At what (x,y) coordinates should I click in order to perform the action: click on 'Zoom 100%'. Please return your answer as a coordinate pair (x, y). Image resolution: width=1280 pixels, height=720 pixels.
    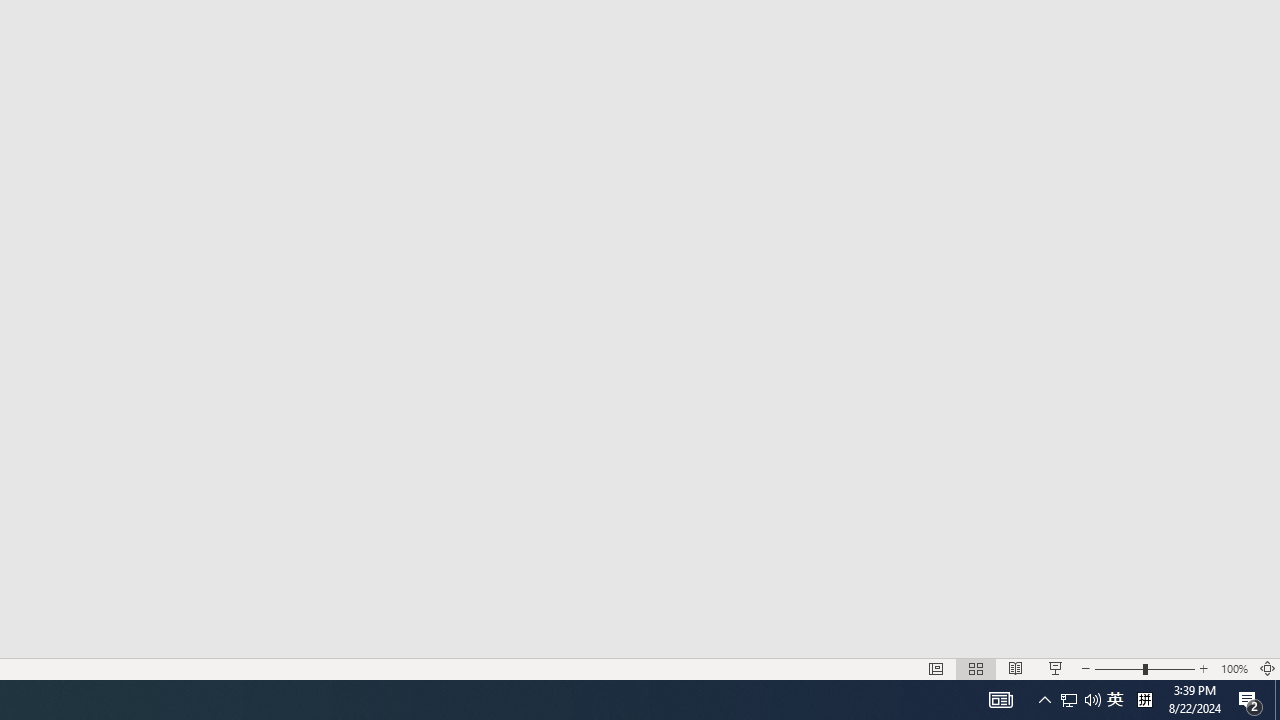
    Looking at the image, I should click on (1233, 669).